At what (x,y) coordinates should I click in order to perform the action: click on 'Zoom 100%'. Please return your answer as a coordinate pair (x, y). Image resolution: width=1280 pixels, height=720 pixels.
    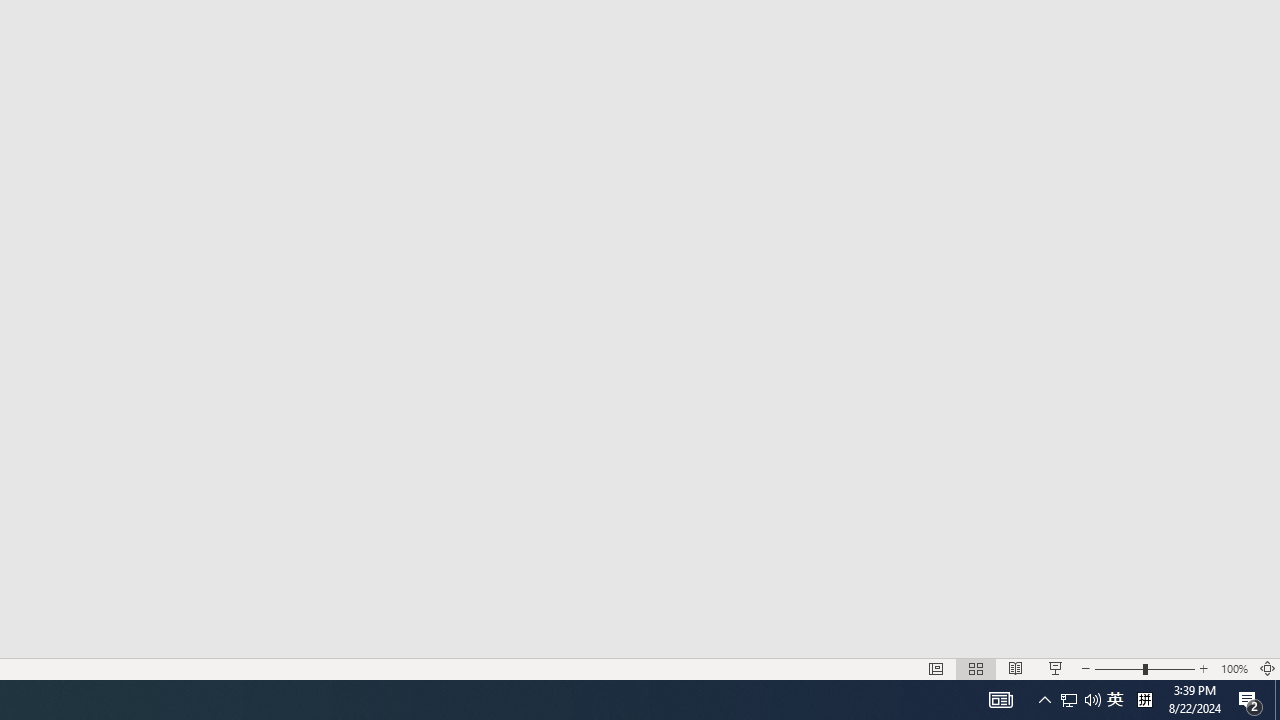
    Looking at the image, I should click on (1233, 669).